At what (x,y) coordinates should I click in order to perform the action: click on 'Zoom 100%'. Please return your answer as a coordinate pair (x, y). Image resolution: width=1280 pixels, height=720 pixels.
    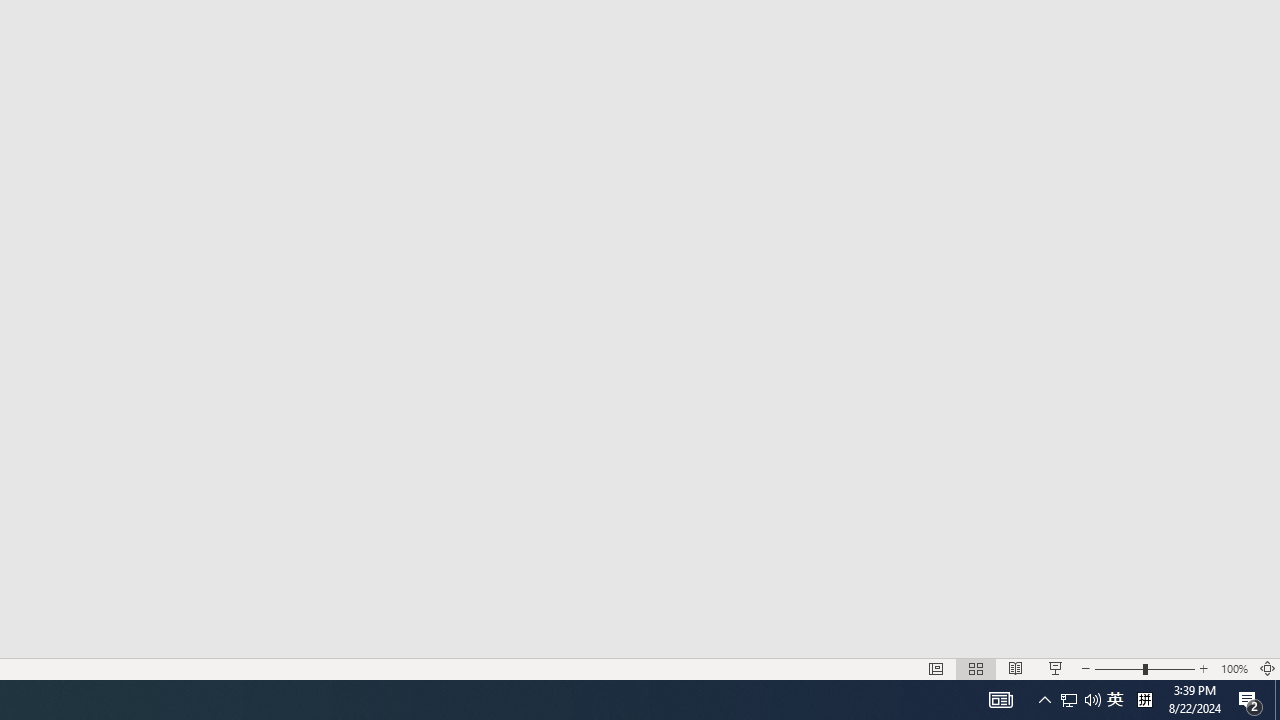
    Looking at the image, I should click on (1233, 669).